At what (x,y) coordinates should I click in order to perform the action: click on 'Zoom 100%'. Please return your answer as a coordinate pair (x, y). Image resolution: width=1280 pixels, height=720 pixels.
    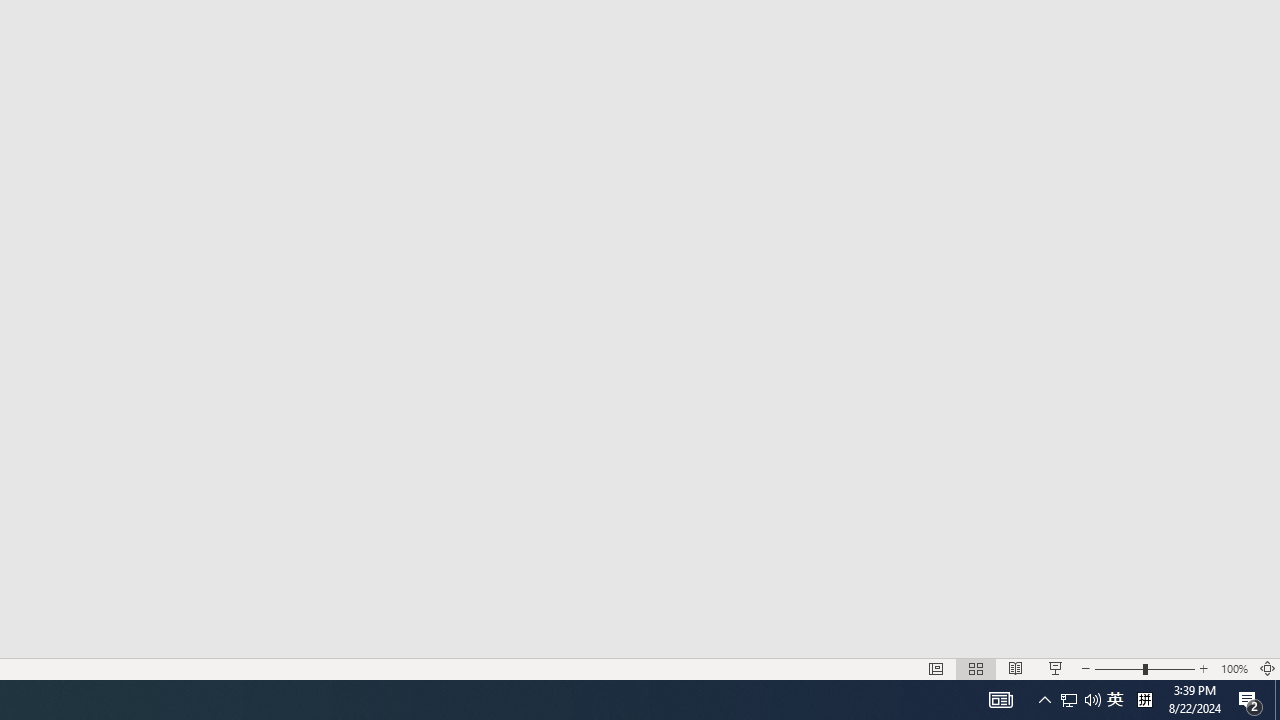
    Looking at the image, I should click on (1233, 669).